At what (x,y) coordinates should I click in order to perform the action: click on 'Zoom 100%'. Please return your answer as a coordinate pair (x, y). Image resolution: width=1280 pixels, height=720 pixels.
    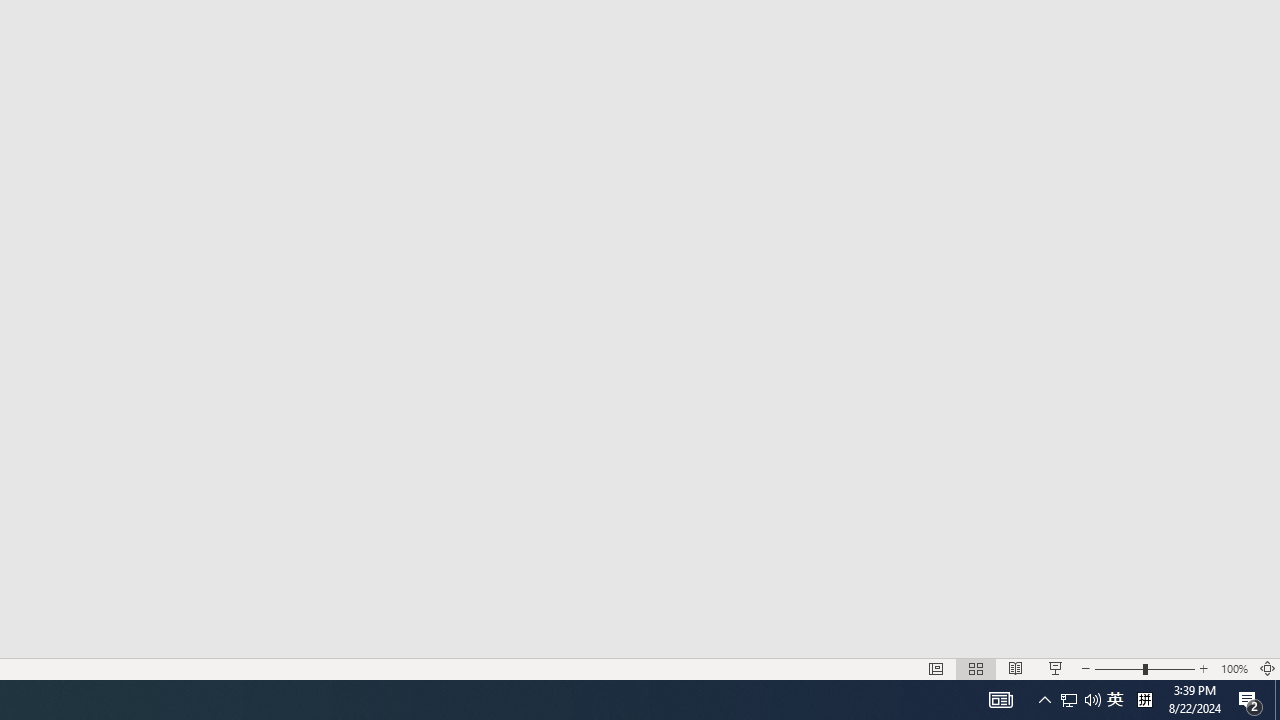
    Looking at the image, I should click on (1233, 669).